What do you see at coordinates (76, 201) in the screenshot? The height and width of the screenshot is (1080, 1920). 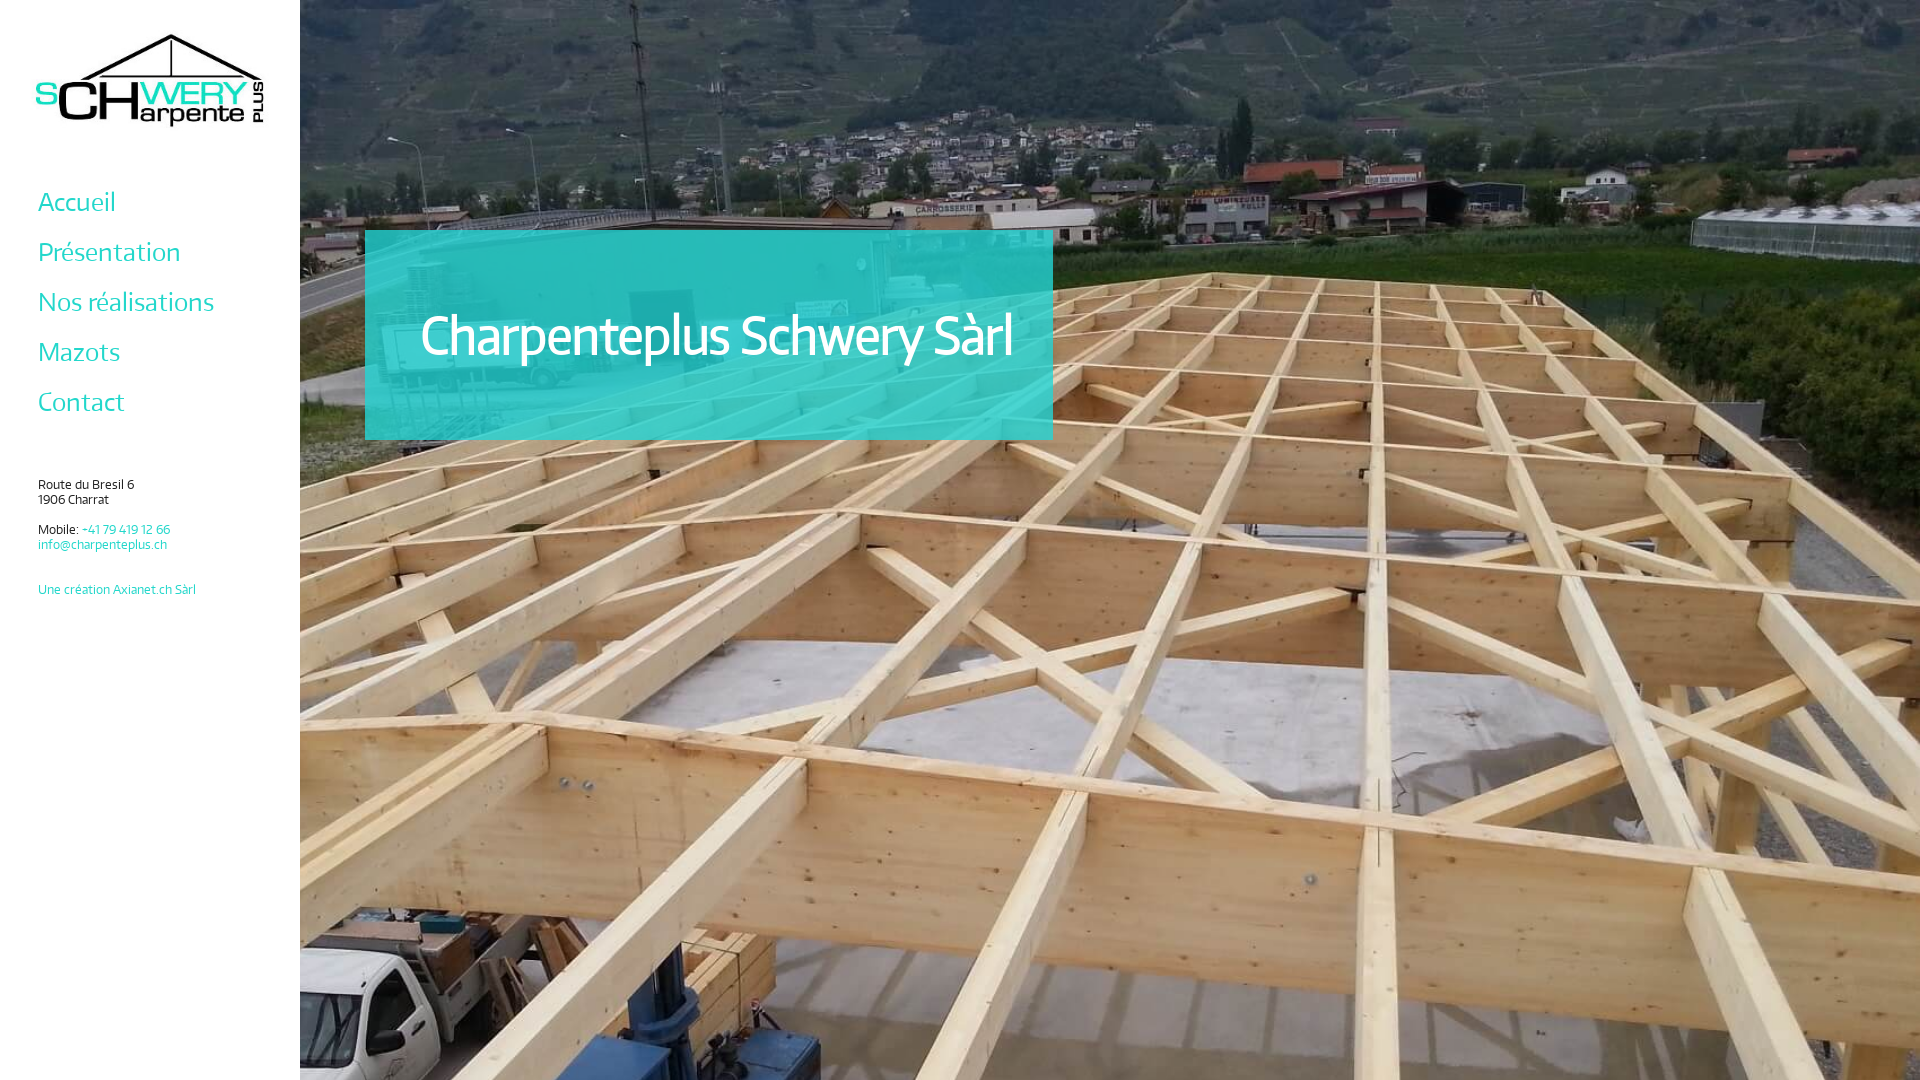 I see `'Accueil'` at bounding box center [76, 201].